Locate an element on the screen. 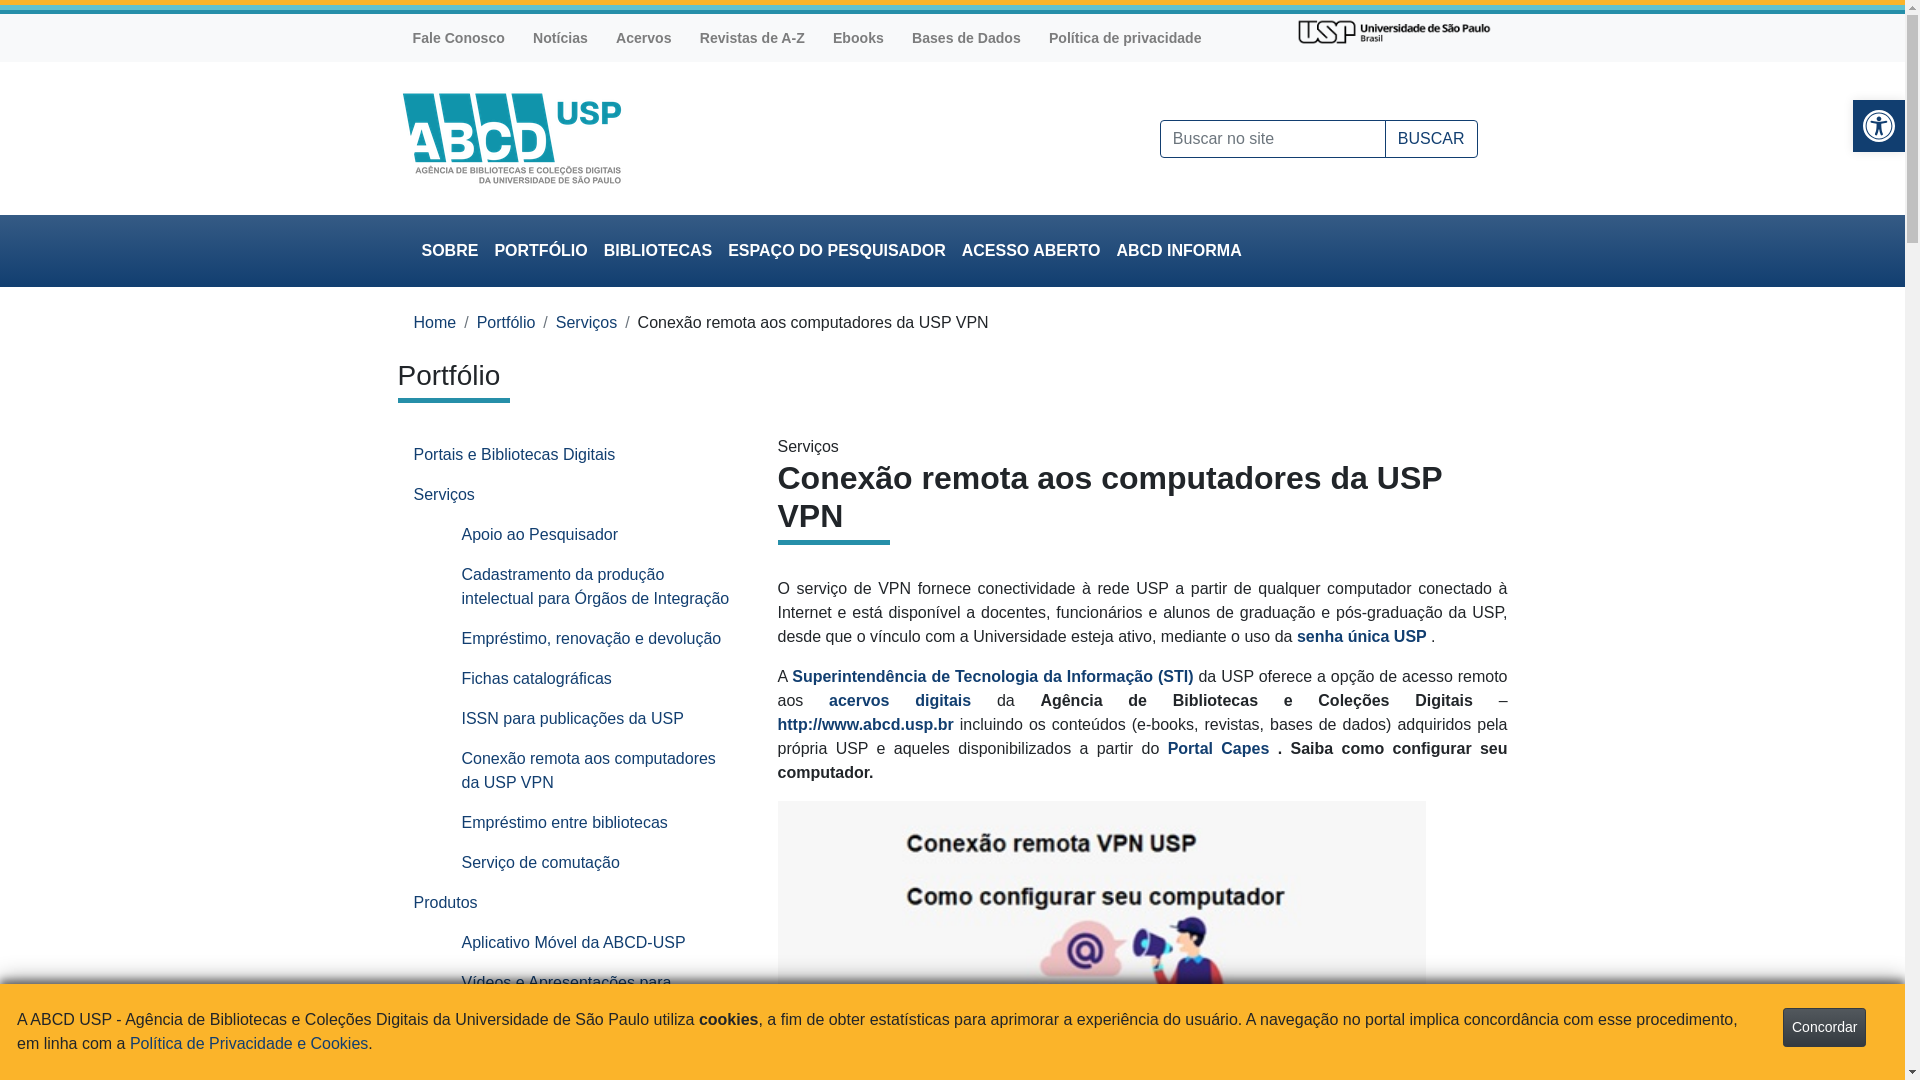  'ACESSO ABERTO' is located at coordinates (1031, 249).